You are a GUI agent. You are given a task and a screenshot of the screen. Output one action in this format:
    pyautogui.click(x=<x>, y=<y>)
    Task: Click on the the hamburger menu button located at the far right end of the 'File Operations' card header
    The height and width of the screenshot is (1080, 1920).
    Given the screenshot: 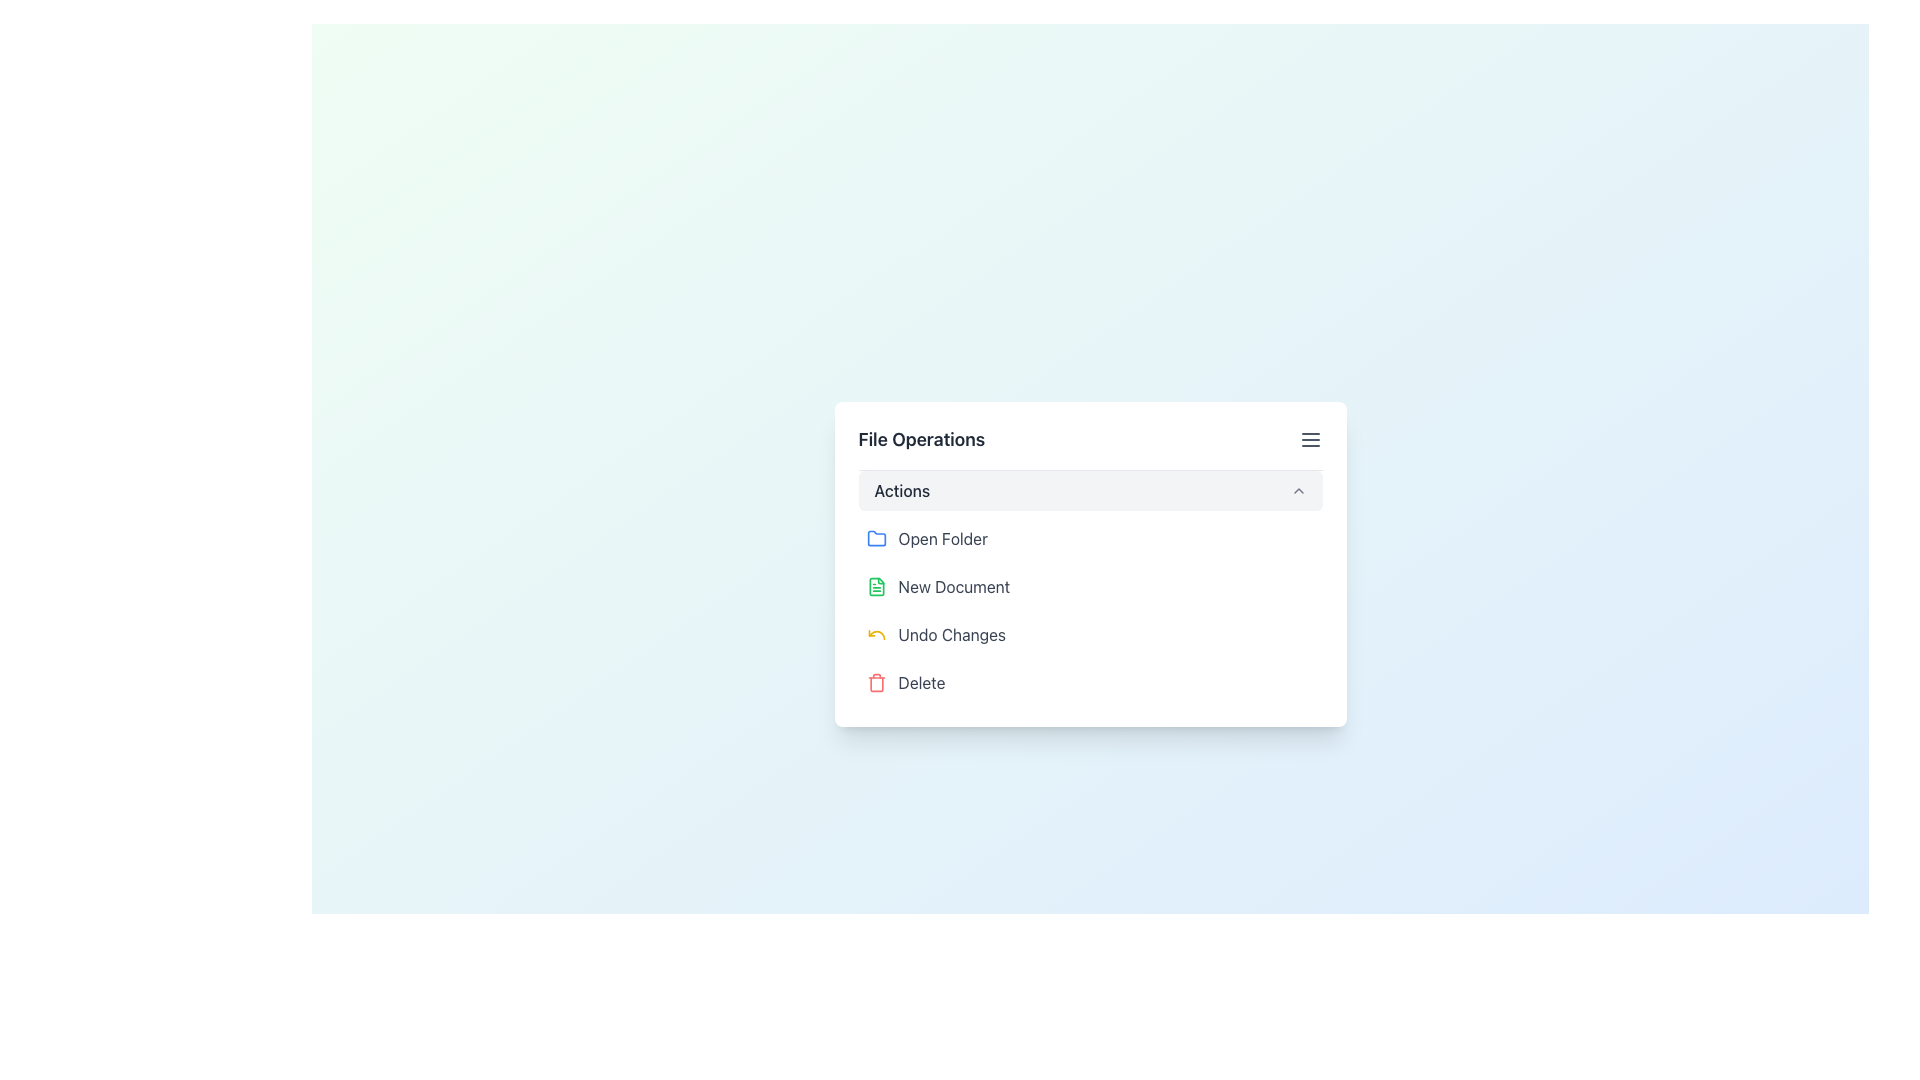 What is the action you would take?
    pyautogui.click(x=1310, y=438)
    